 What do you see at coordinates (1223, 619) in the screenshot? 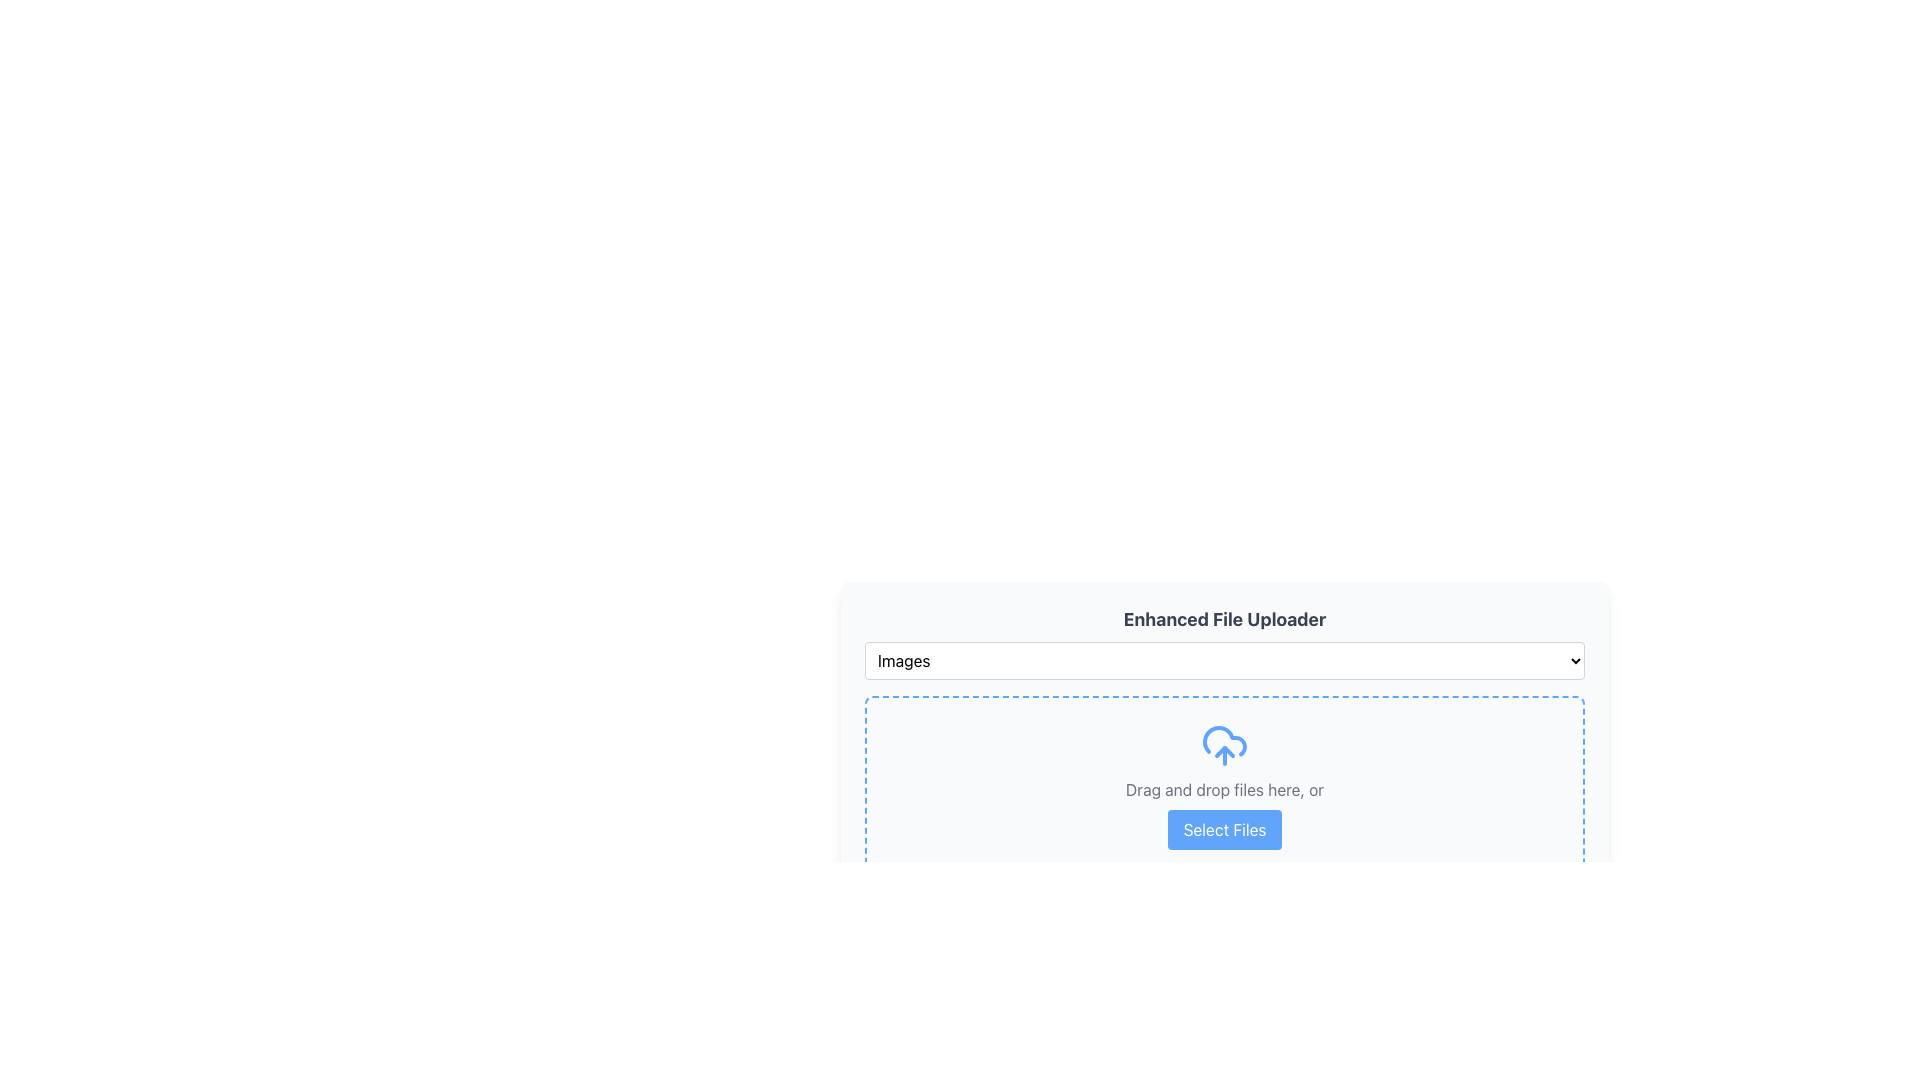
I see `the text label displaying 'Enhanced File Uploader', which is a bold and large gray font header for the file uploader interface, located at the top of the section` at bounding box center [1223, 619].